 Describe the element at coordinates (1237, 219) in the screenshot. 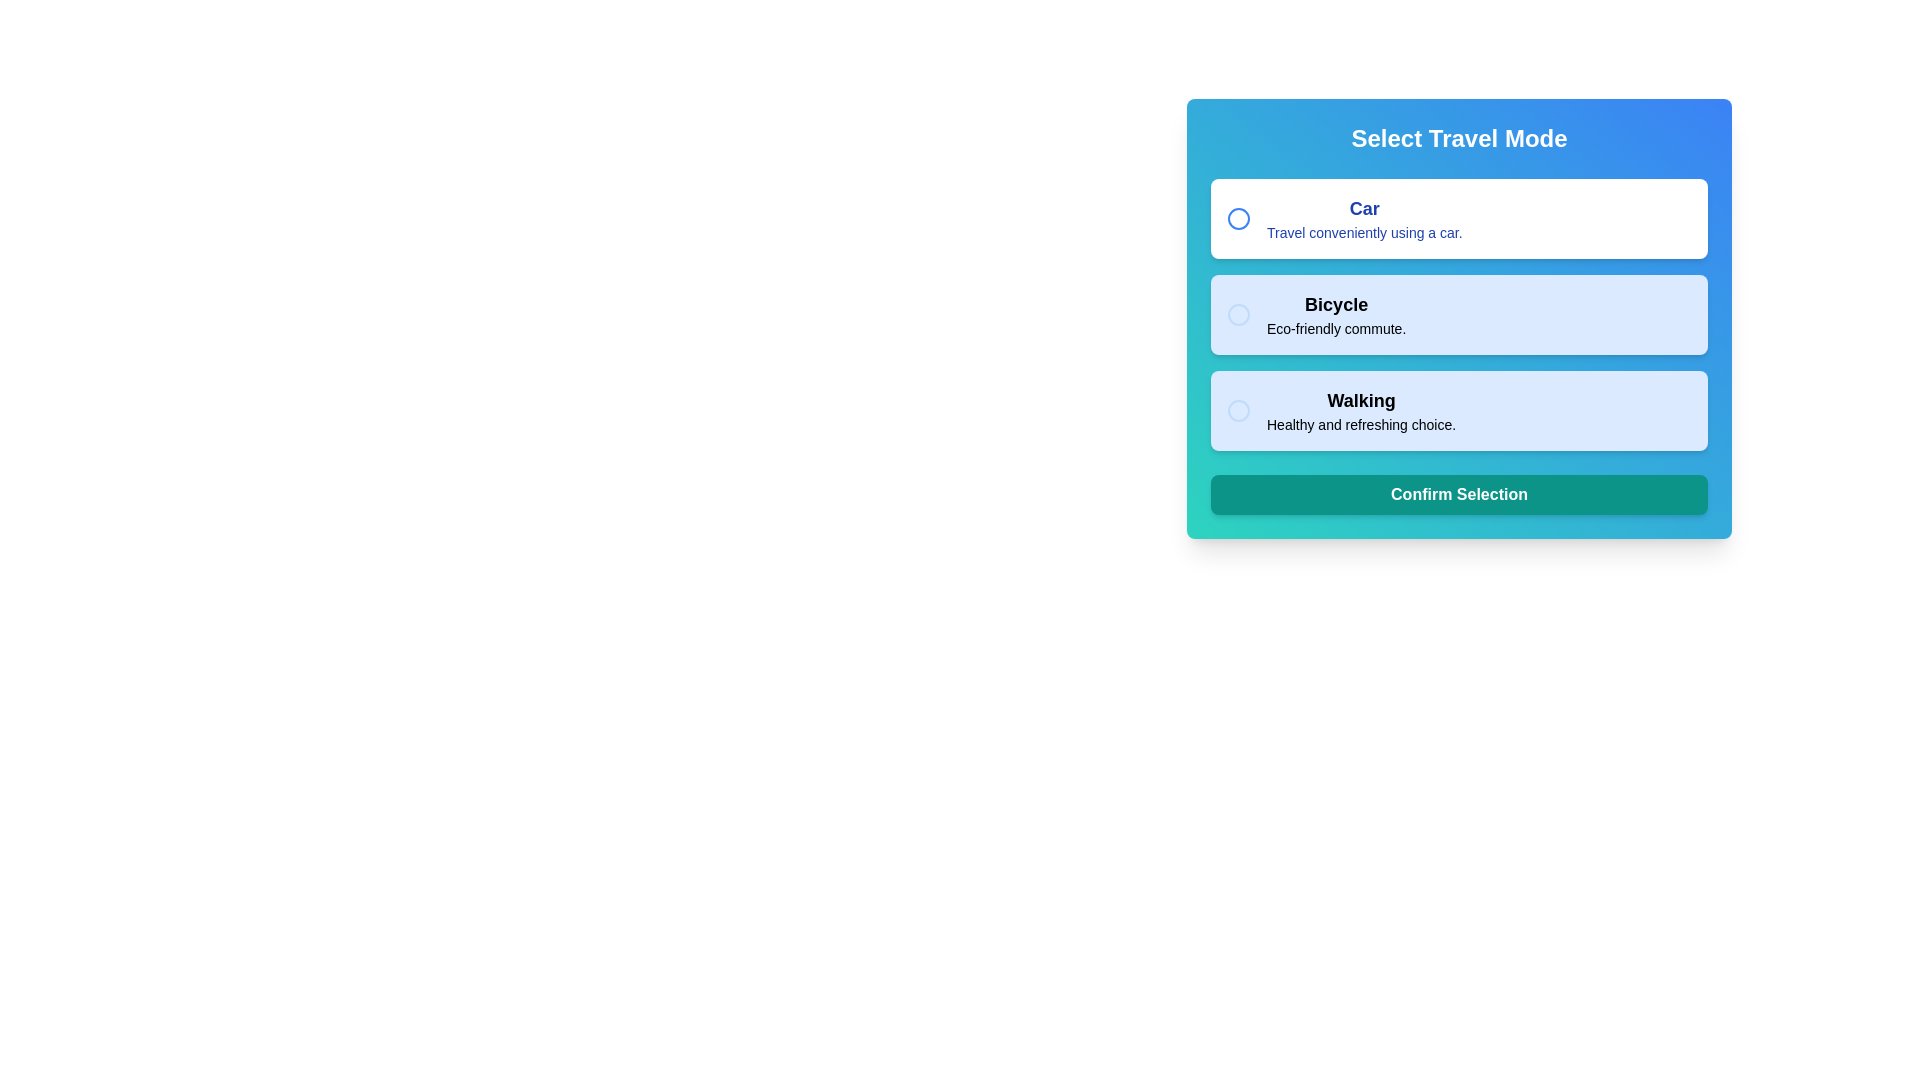

I see `the blue circular icon located to the left of the 'Car' text header within the selectable option card` at that location.